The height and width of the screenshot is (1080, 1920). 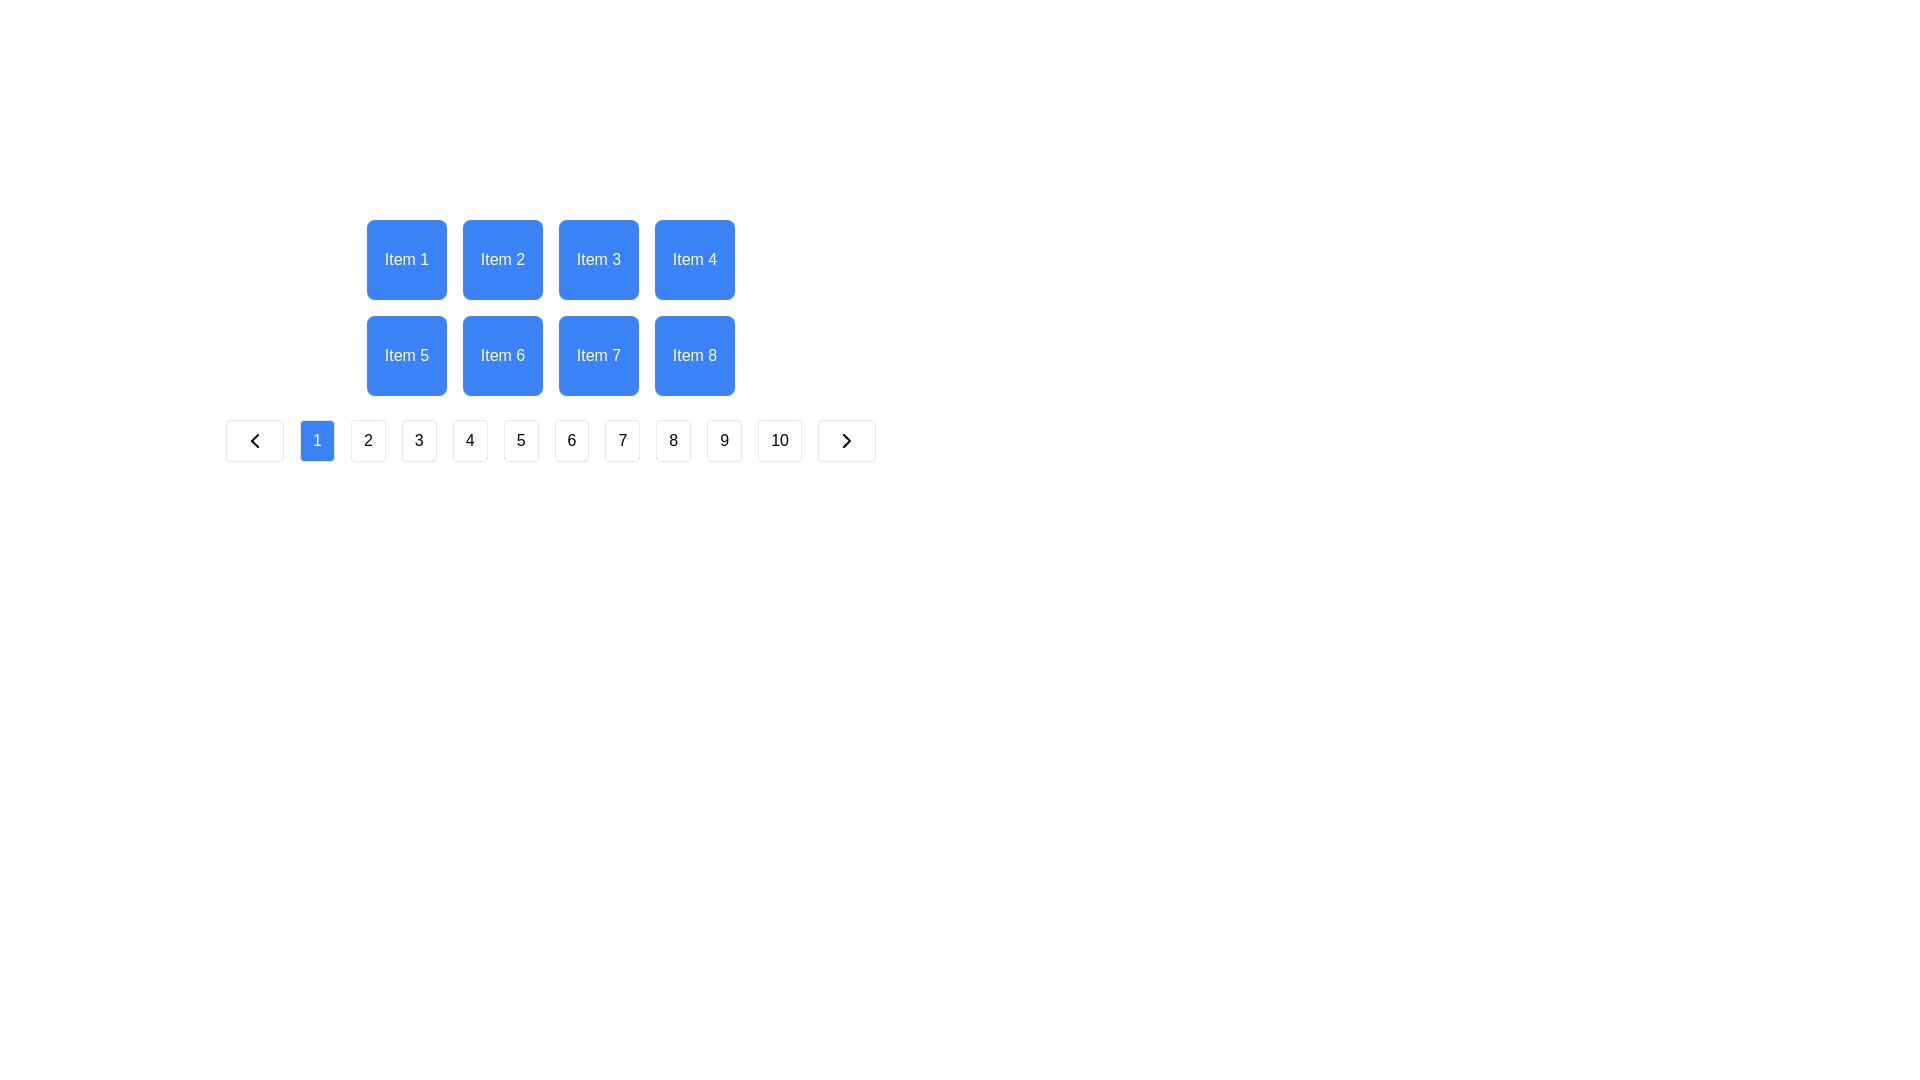 I want to click on the left-facing chevron icon located in the pagination control area, so click(x=253, y=439).